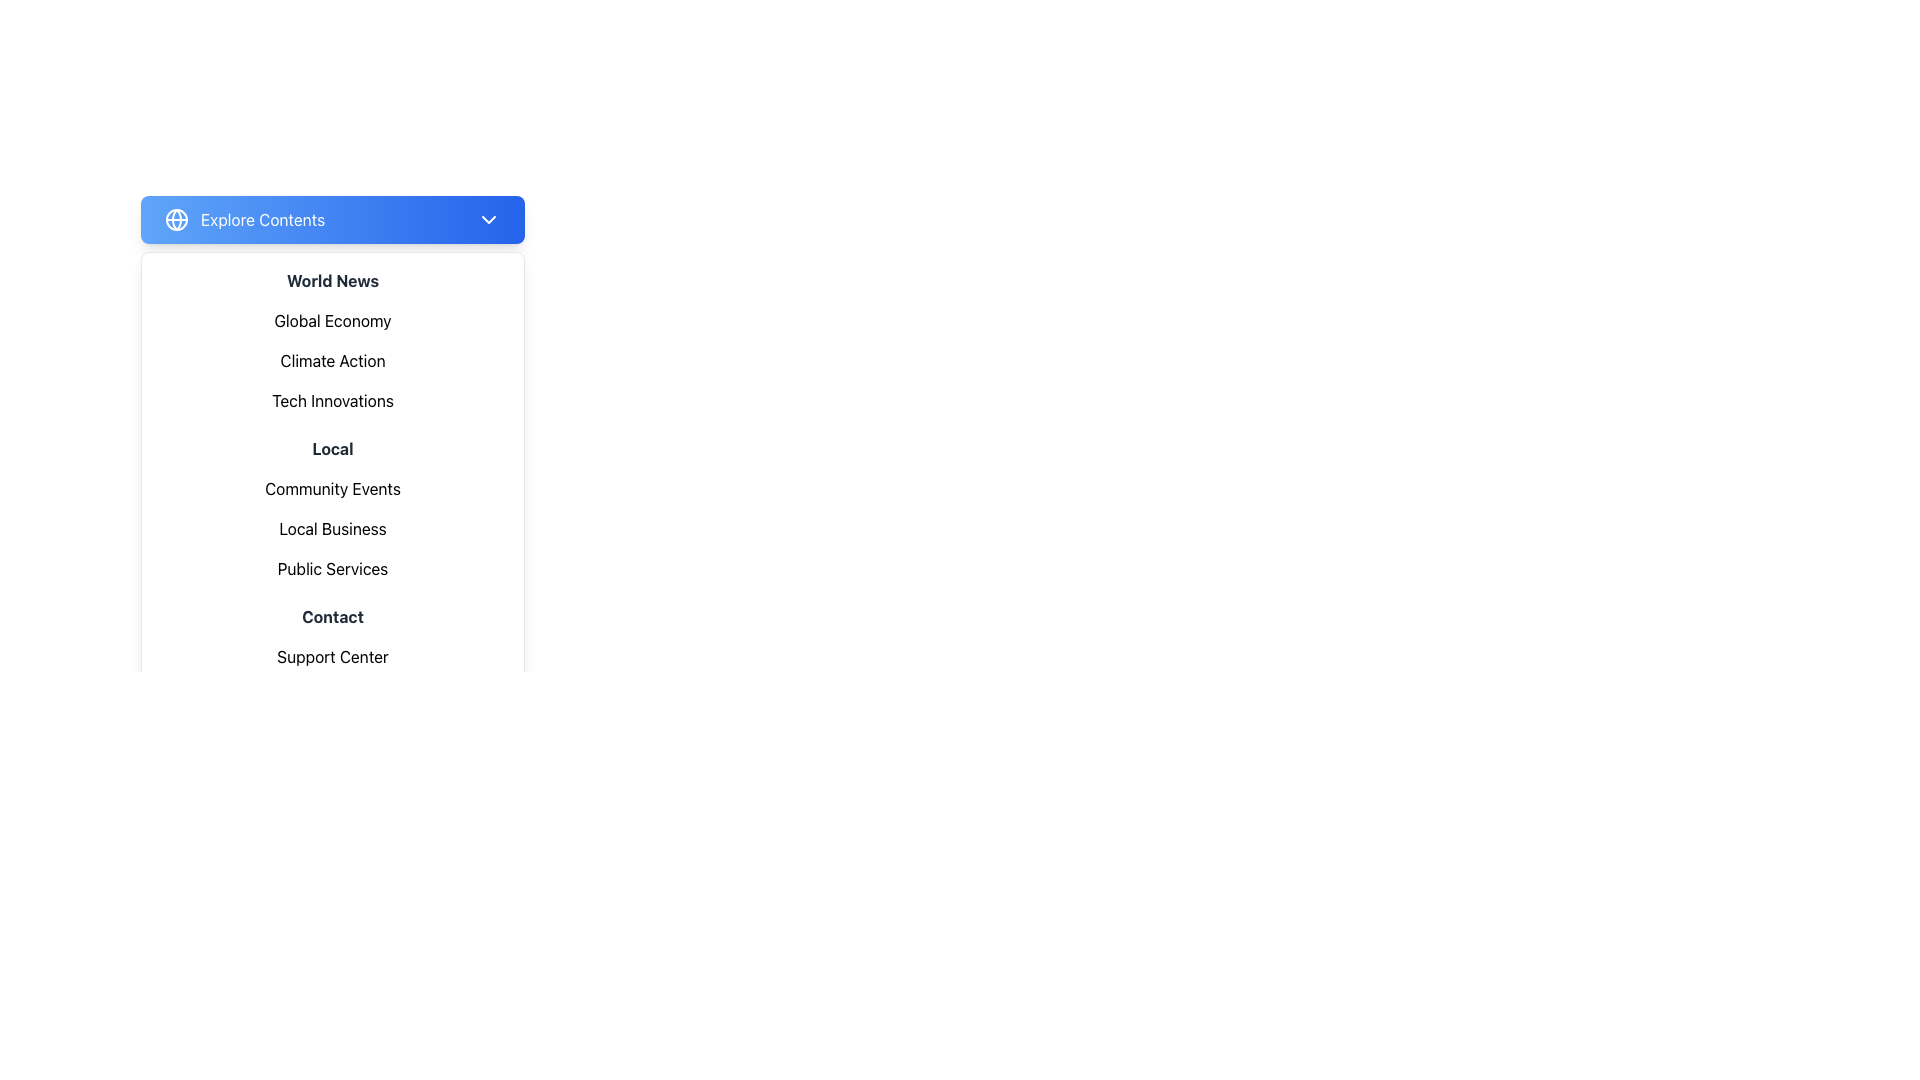  Describe the element at coordinates (332, 319) in the screenshot. I see `the first menu item under the 'World News' section` at that location.